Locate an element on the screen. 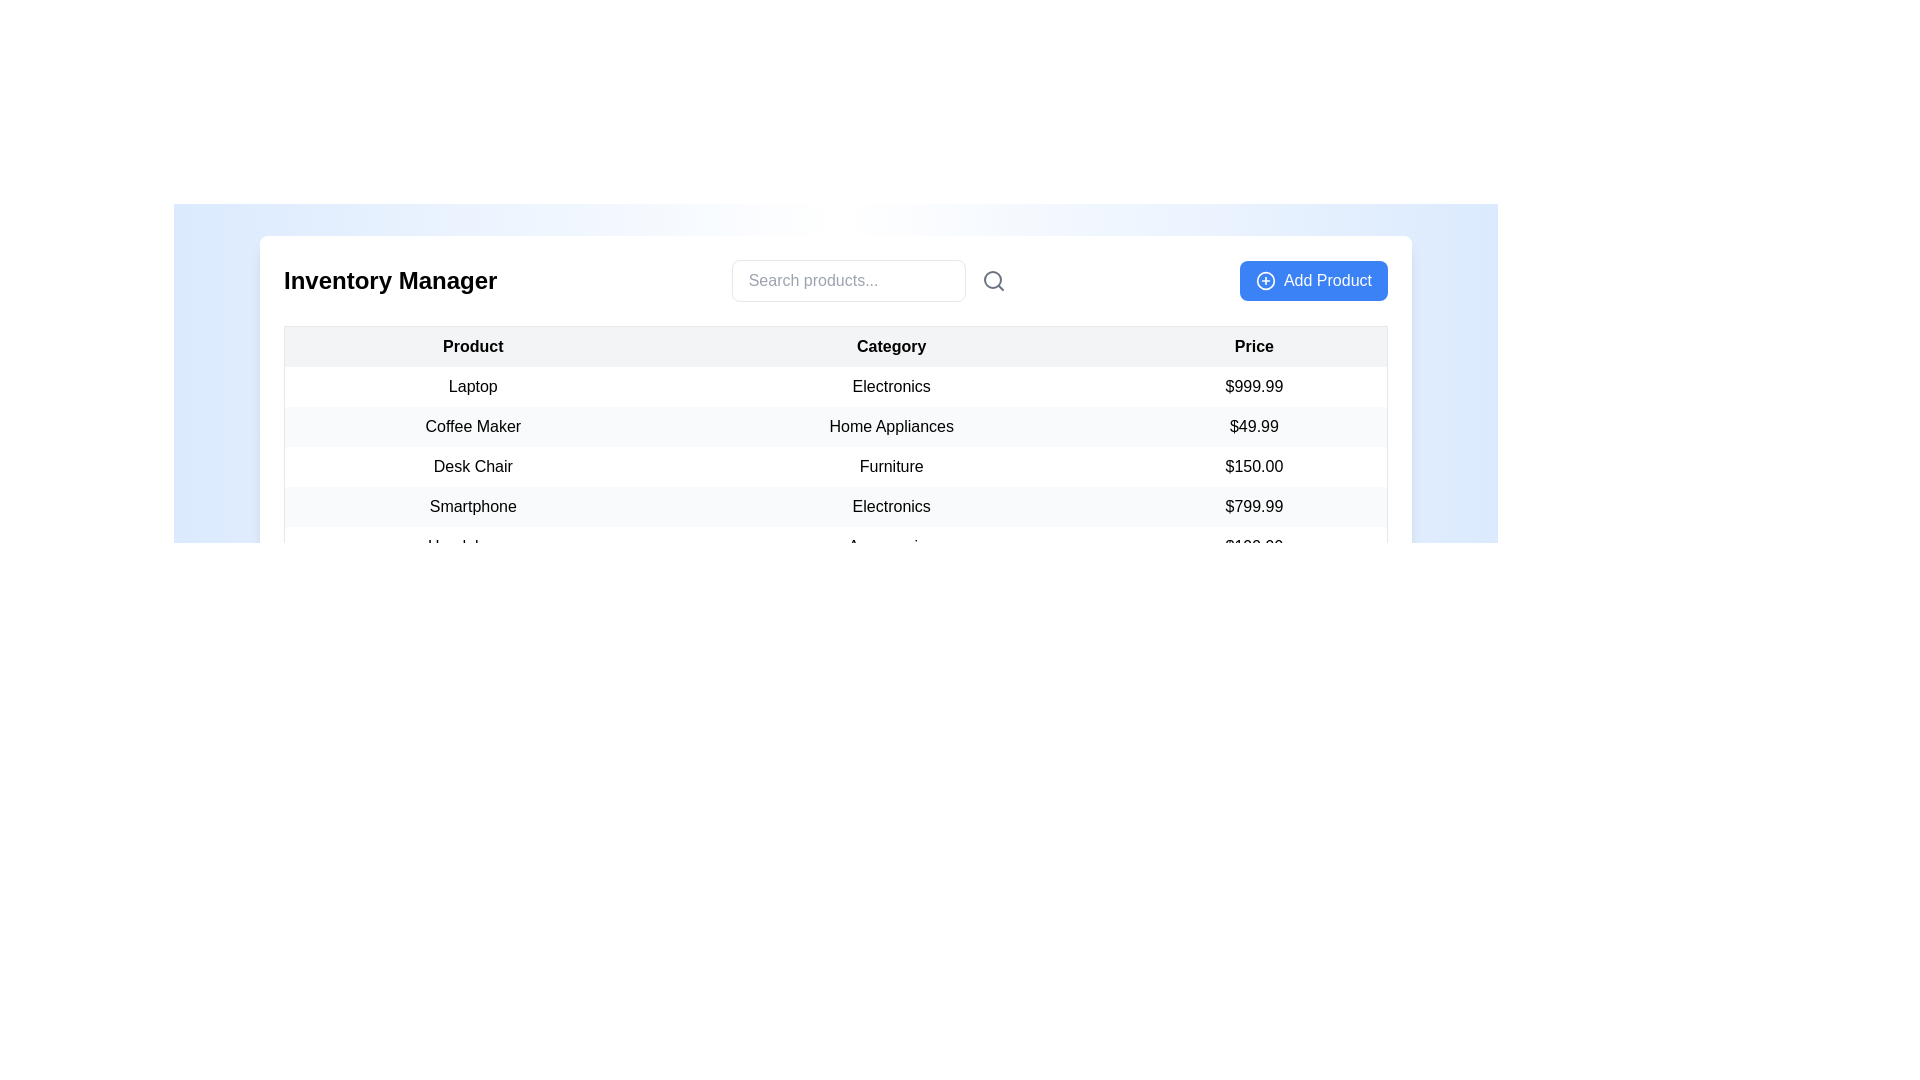 Image resolution: width=1920 pixels, height=1080 pixels. the 'Electronics' text label, which is displayed in bold and centered in the 'Category' column of the table layout is located at coordinates (890, 505).